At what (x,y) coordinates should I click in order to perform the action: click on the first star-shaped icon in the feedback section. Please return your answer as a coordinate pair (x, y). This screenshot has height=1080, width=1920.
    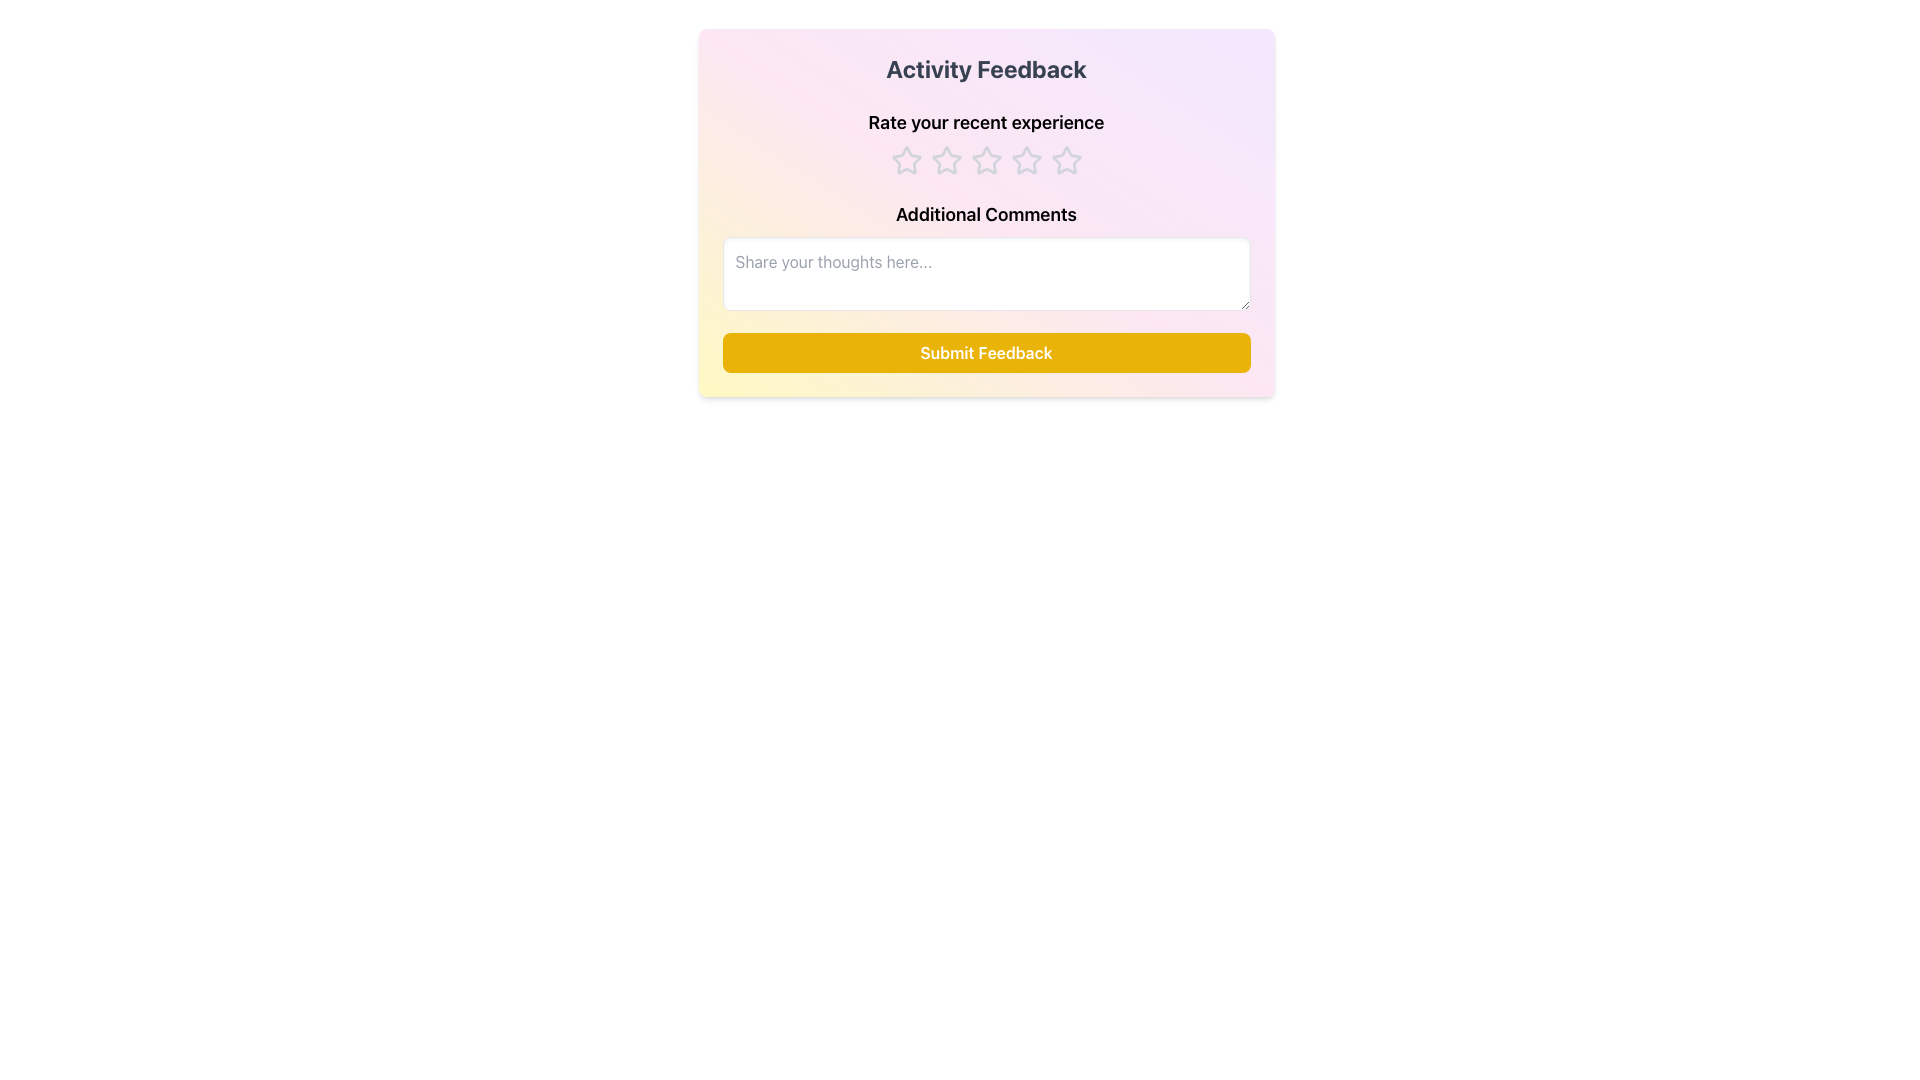
    Looking at the image, I should click on (905, 160).